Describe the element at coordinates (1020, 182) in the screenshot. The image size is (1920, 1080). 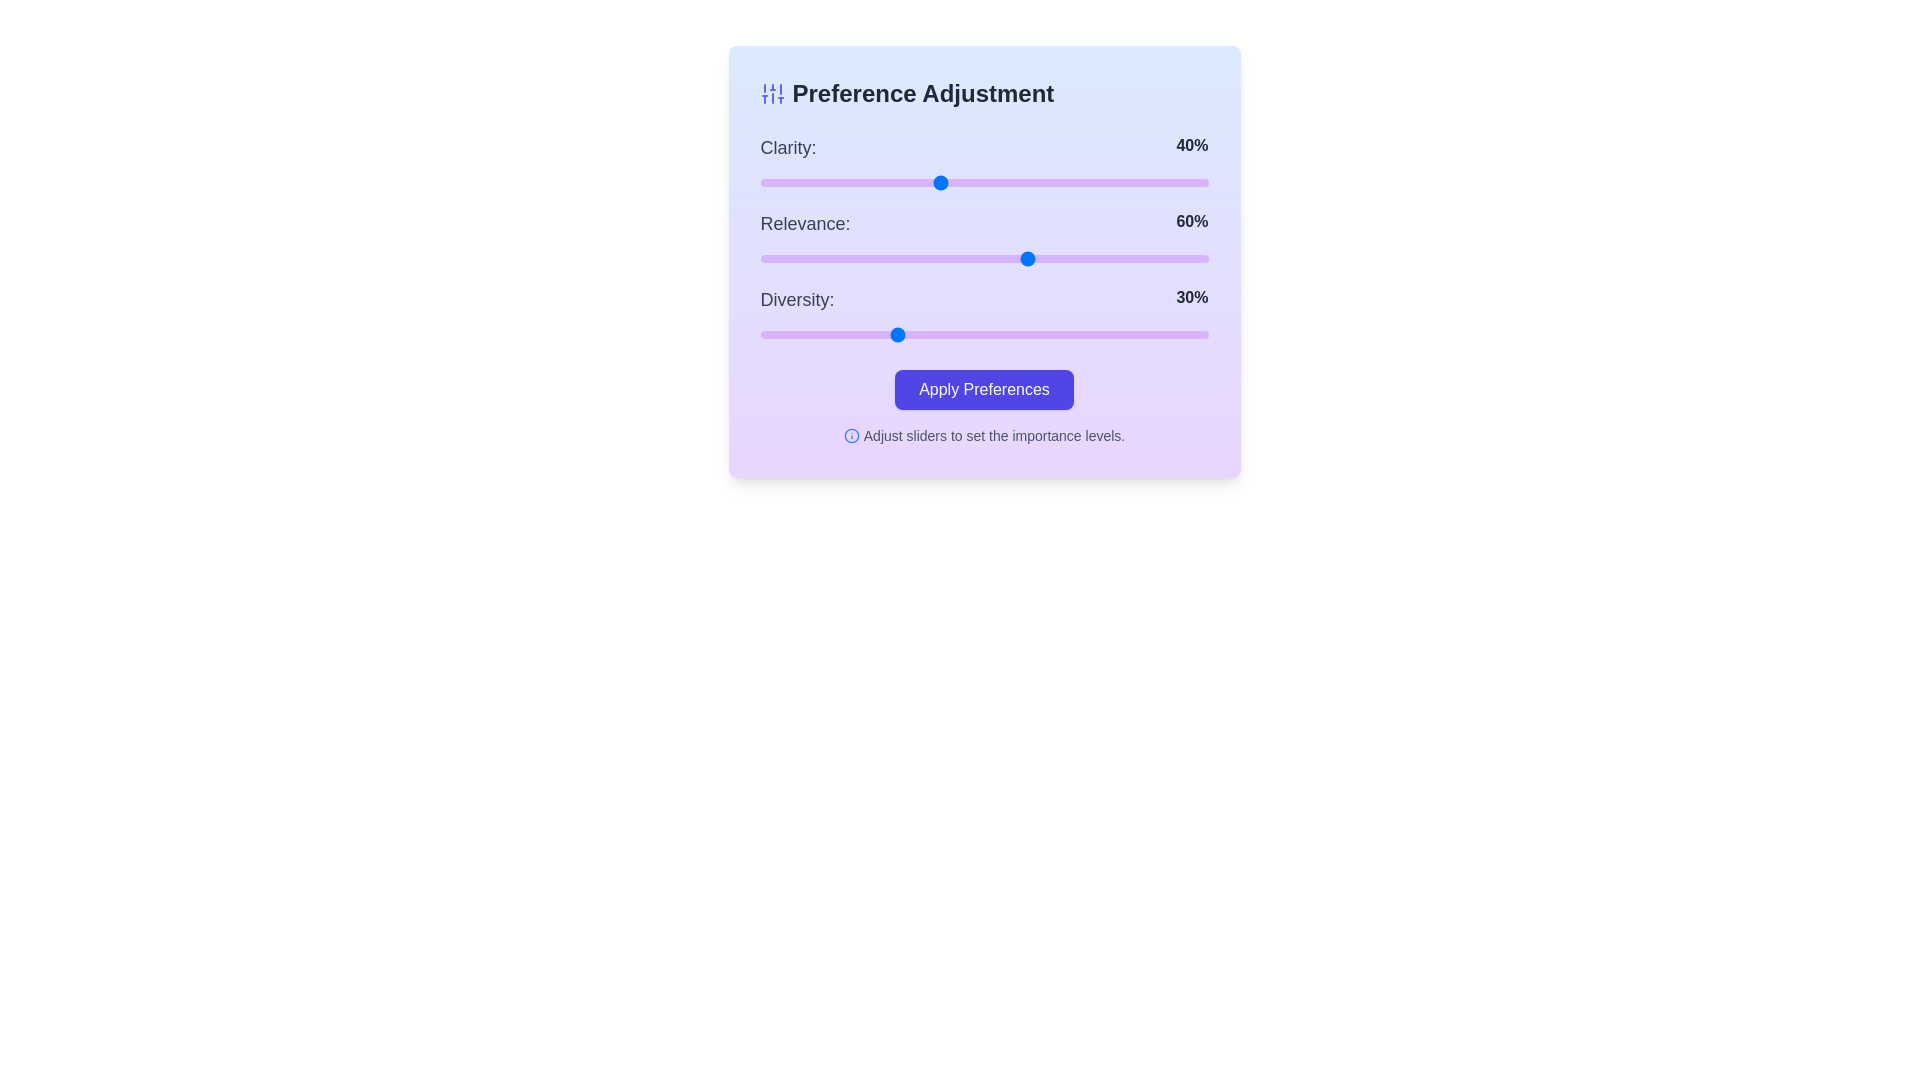
I see `the slider for 0 to 58%` at that location.